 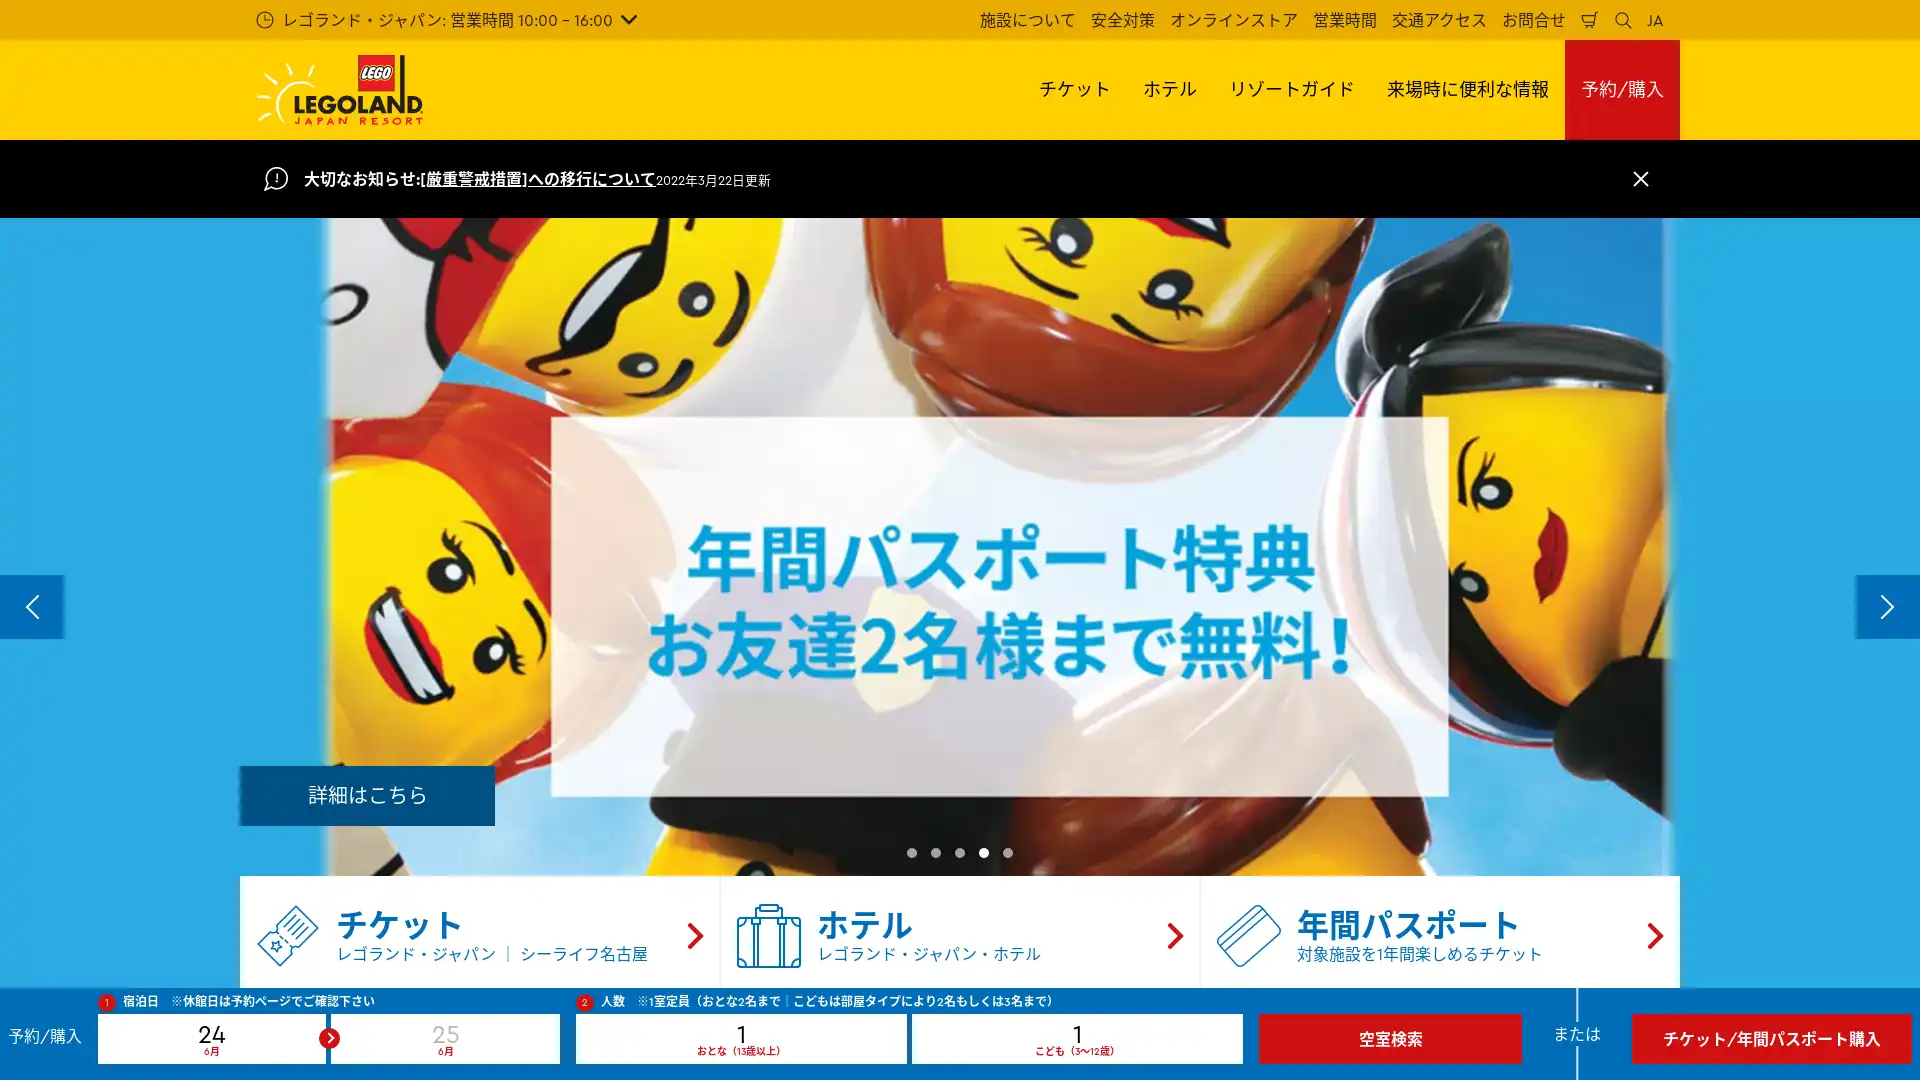 What do you see at coordinates (1008, 852) in the screenshot?
I see `Go to slide 5` at bounding box center [1008, 852].